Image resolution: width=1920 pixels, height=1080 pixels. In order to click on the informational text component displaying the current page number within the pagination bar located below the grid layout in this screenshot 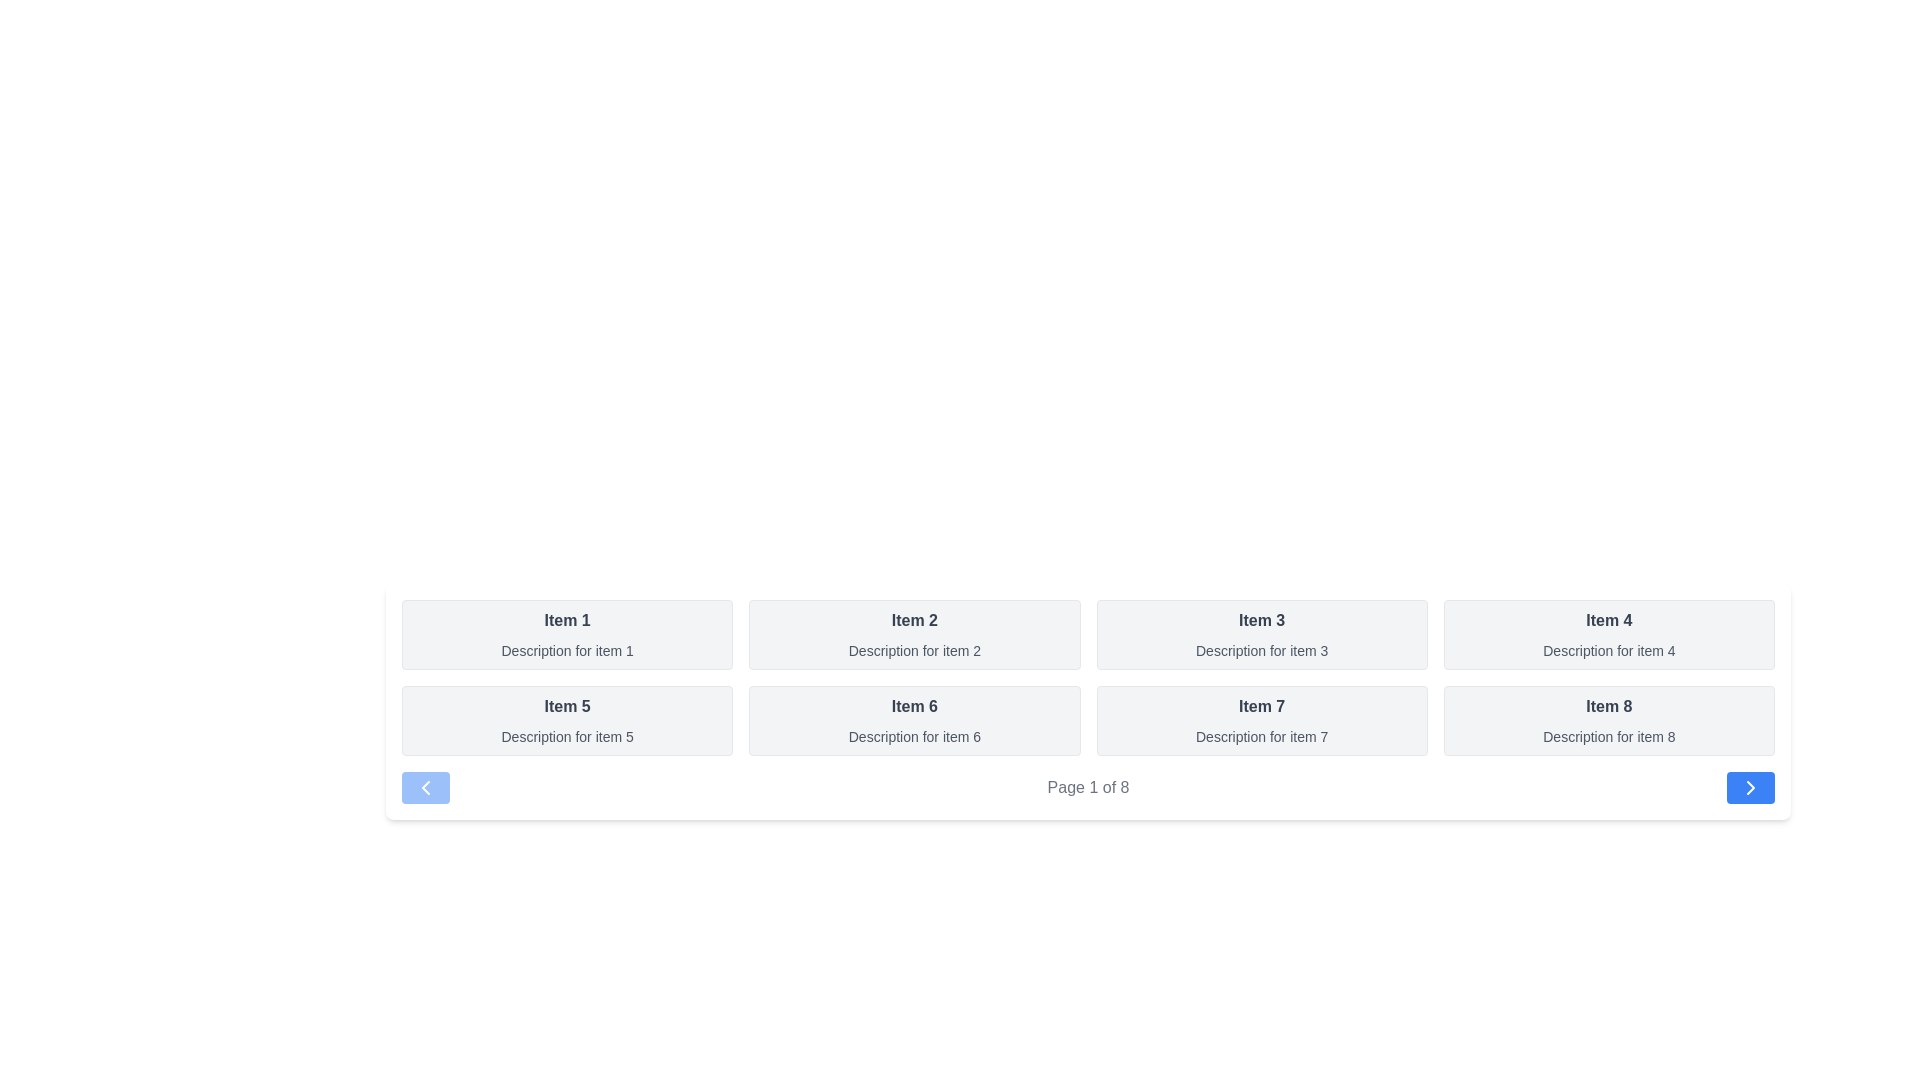, I will do `click(1087, 786)`.